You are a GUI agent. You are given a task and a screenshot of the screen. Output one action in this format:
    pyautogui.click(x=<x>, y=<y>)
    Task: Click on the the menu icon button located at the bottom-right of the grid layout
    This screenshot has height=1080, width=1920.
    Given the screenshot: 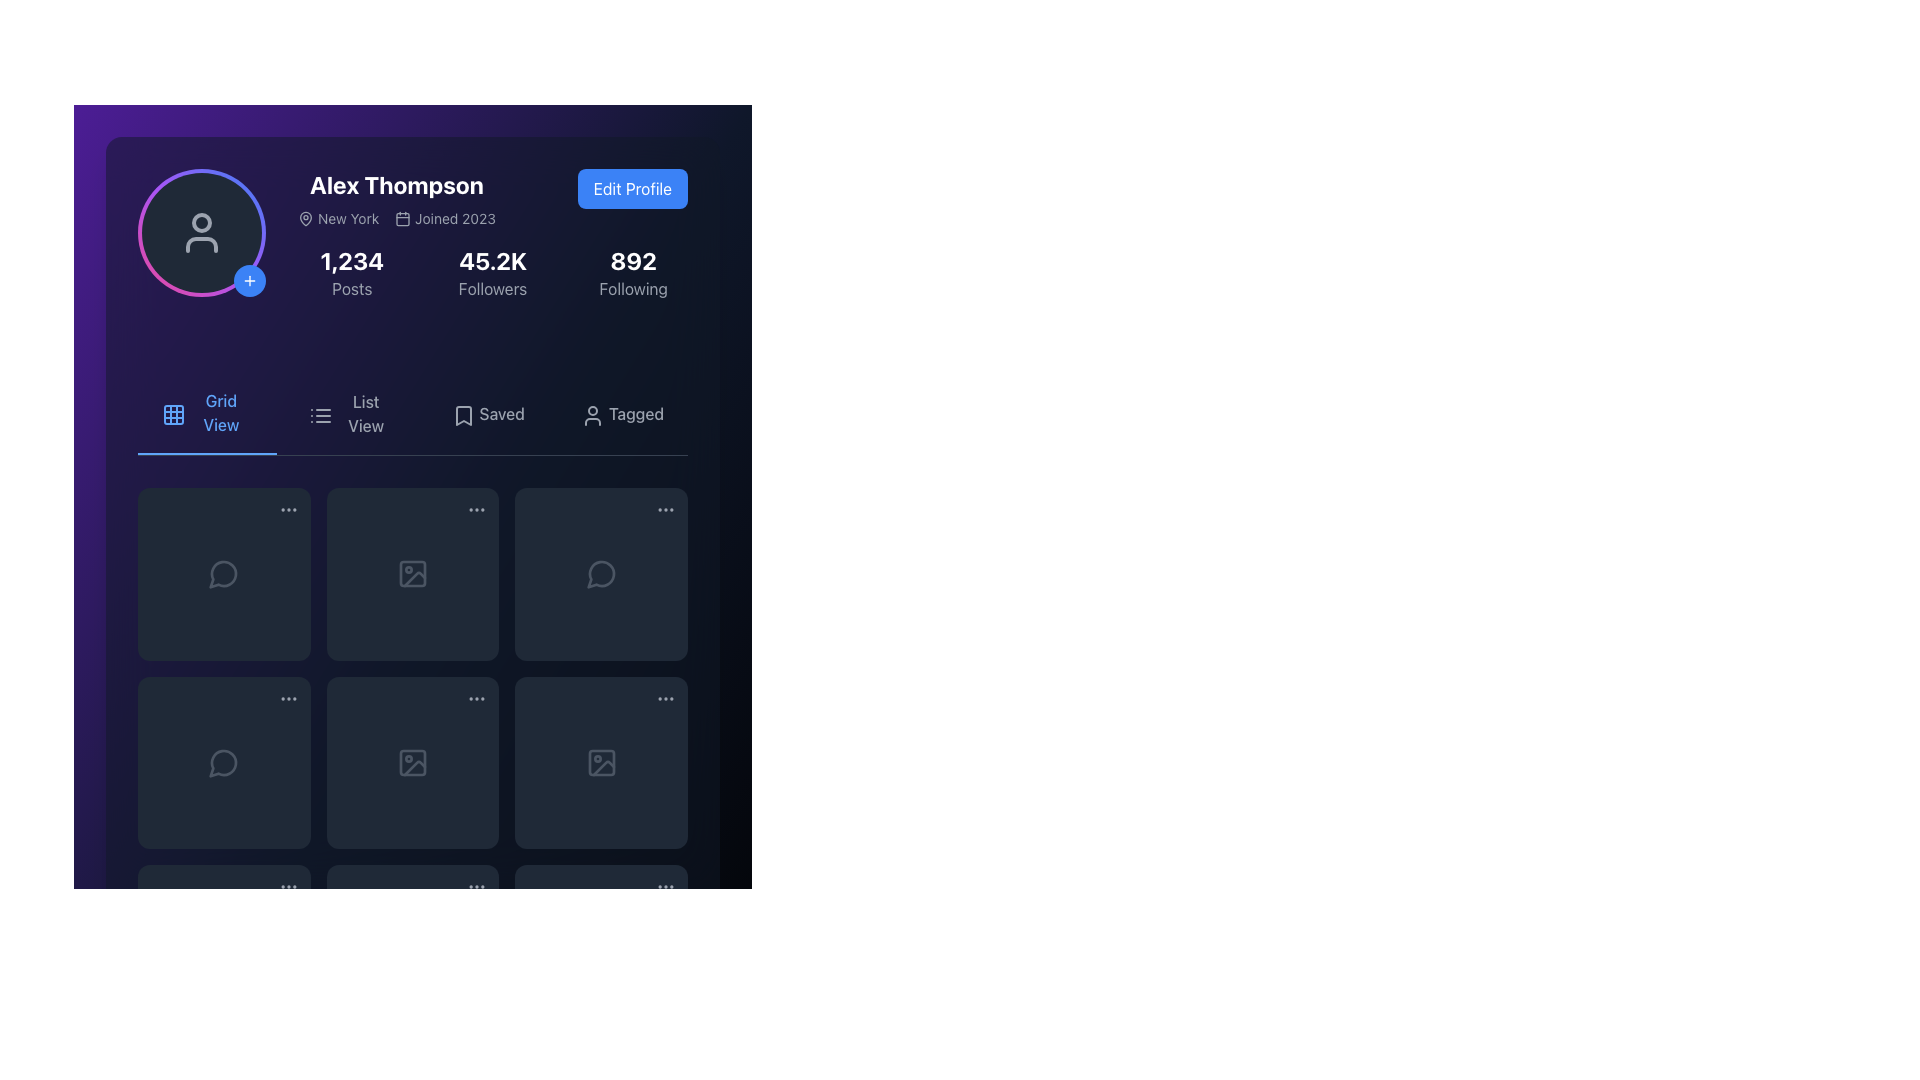 What is the action you would take?
    pyautogui.click(x=666, y=886)
    